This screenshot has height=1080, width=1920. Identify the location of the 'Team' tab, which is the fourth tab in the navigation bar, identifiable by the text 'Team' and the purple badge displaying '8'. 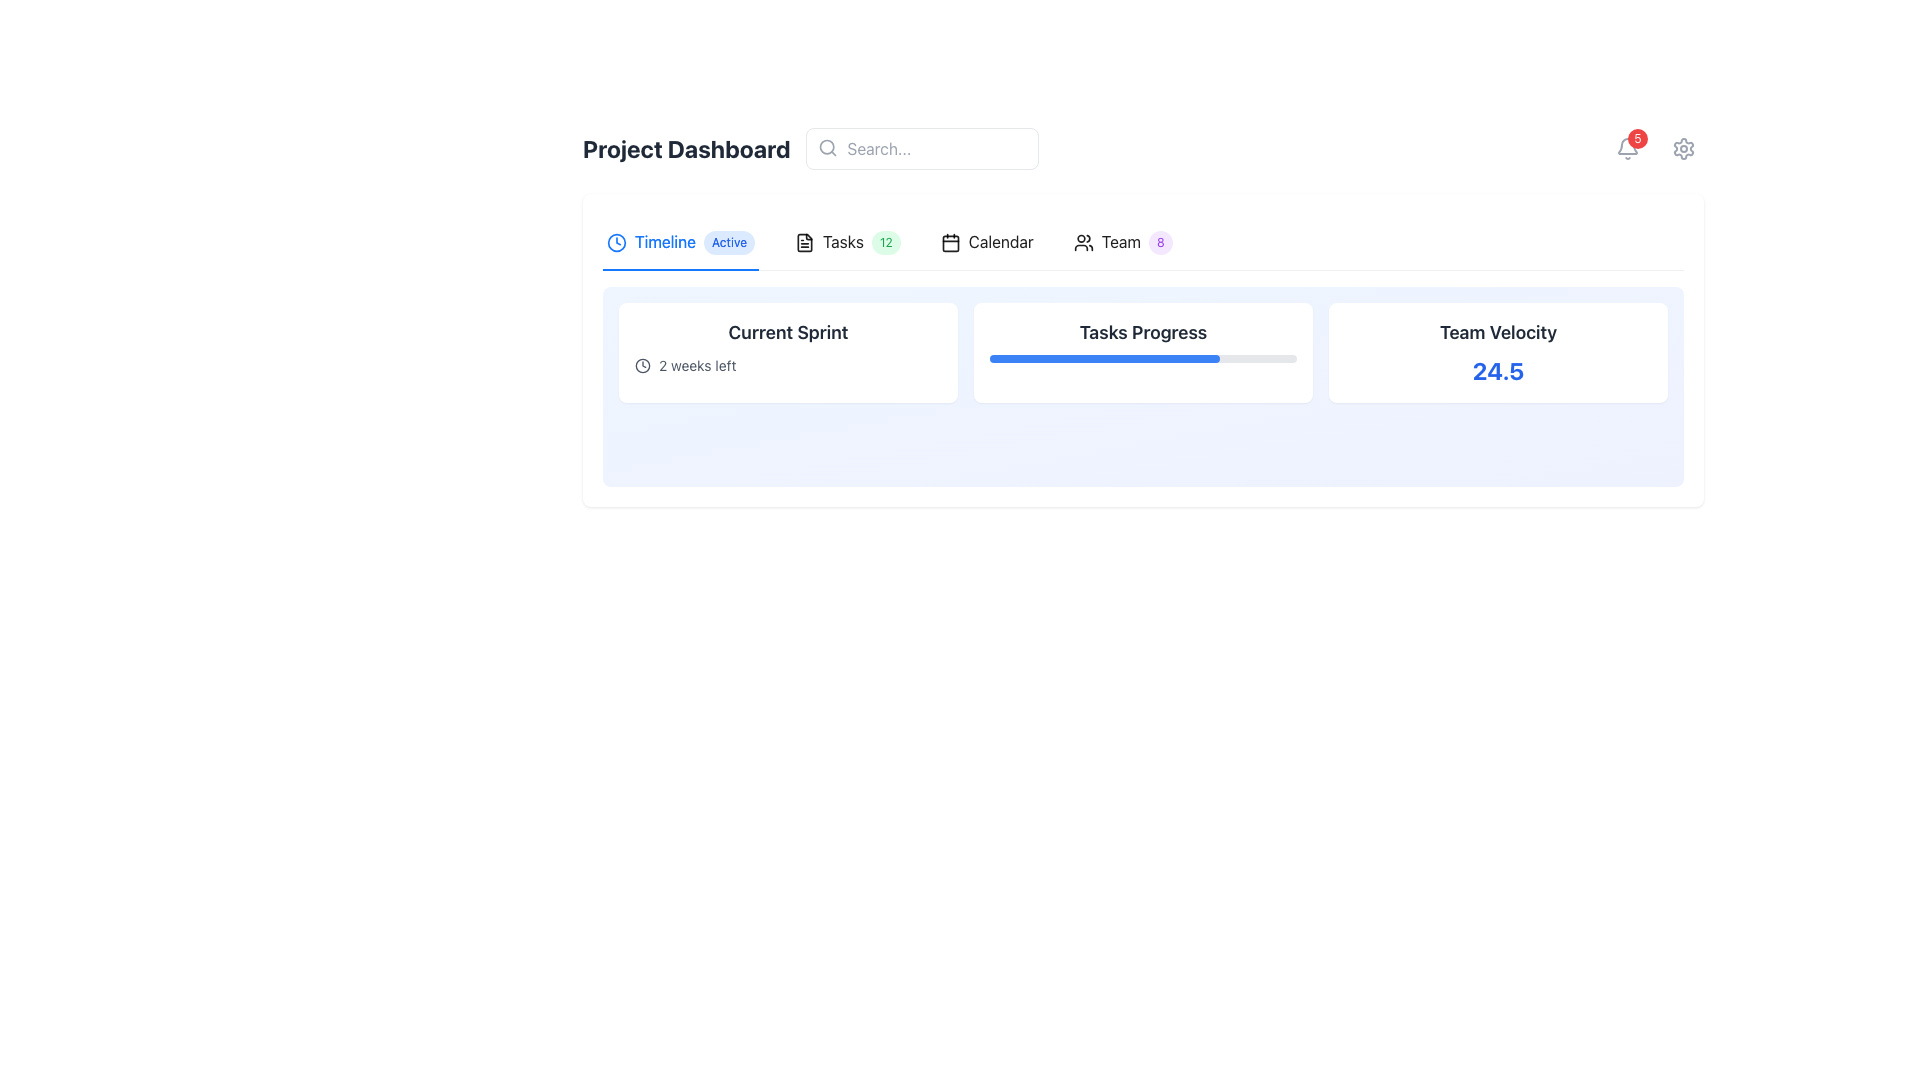
(1123, 241).